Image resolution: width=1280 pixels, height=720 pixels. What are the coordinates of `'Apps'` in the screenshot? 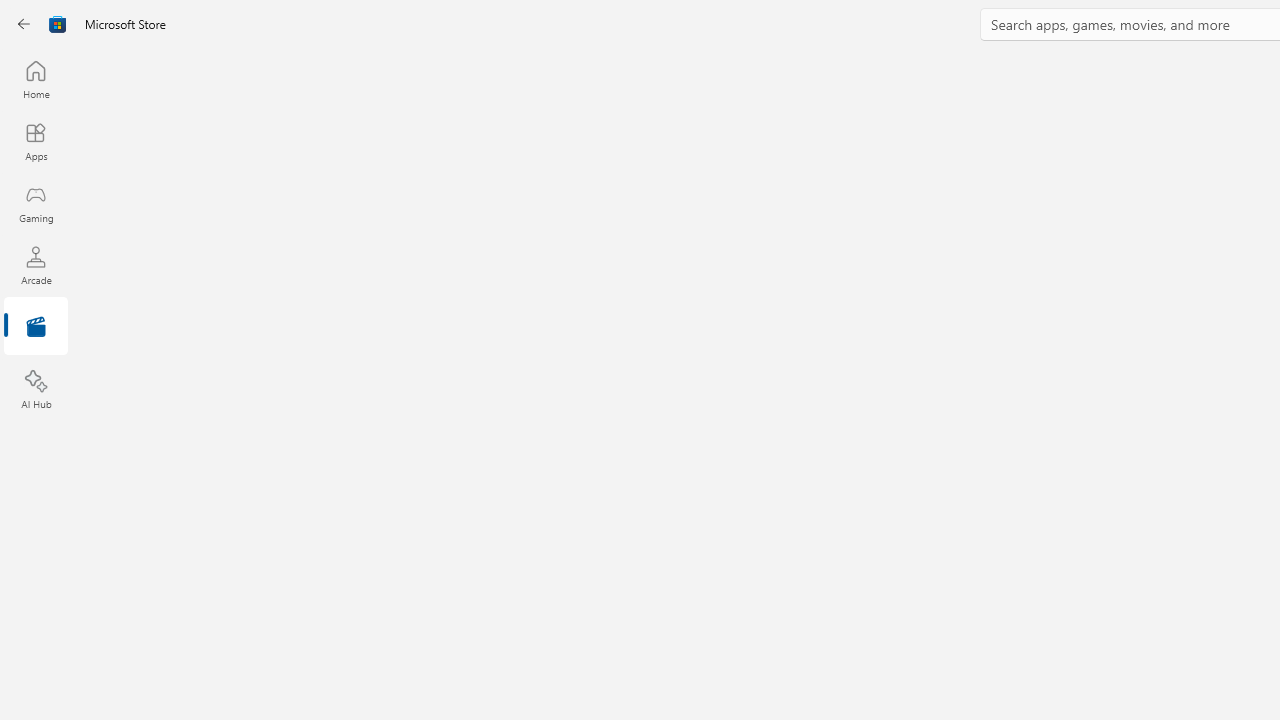 It's located at (35, 140).